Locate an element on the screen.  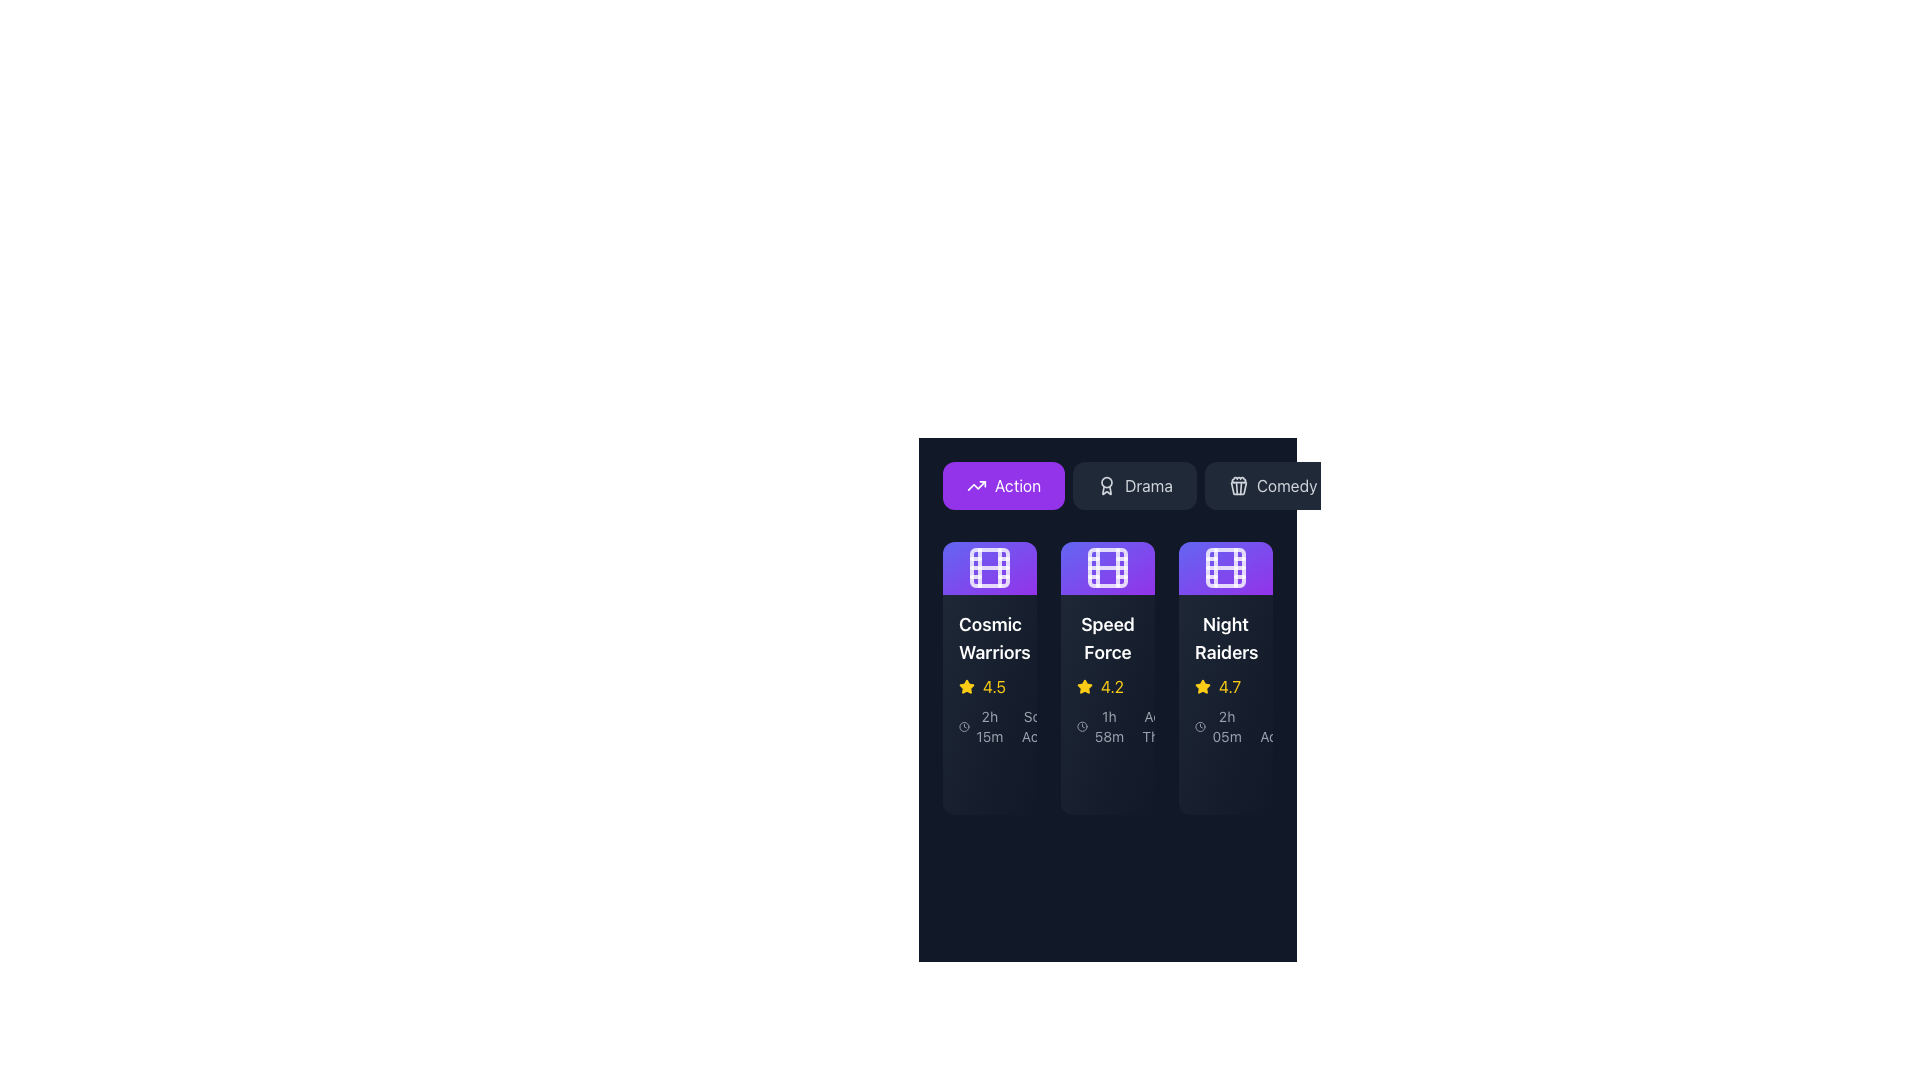
the icons within the 'Speed Force' movie information card, which is the second card from the left in the grid layout under the 'Action', 'Drama', and 'Comedy' tabs is located at coordinates (1107, 637).